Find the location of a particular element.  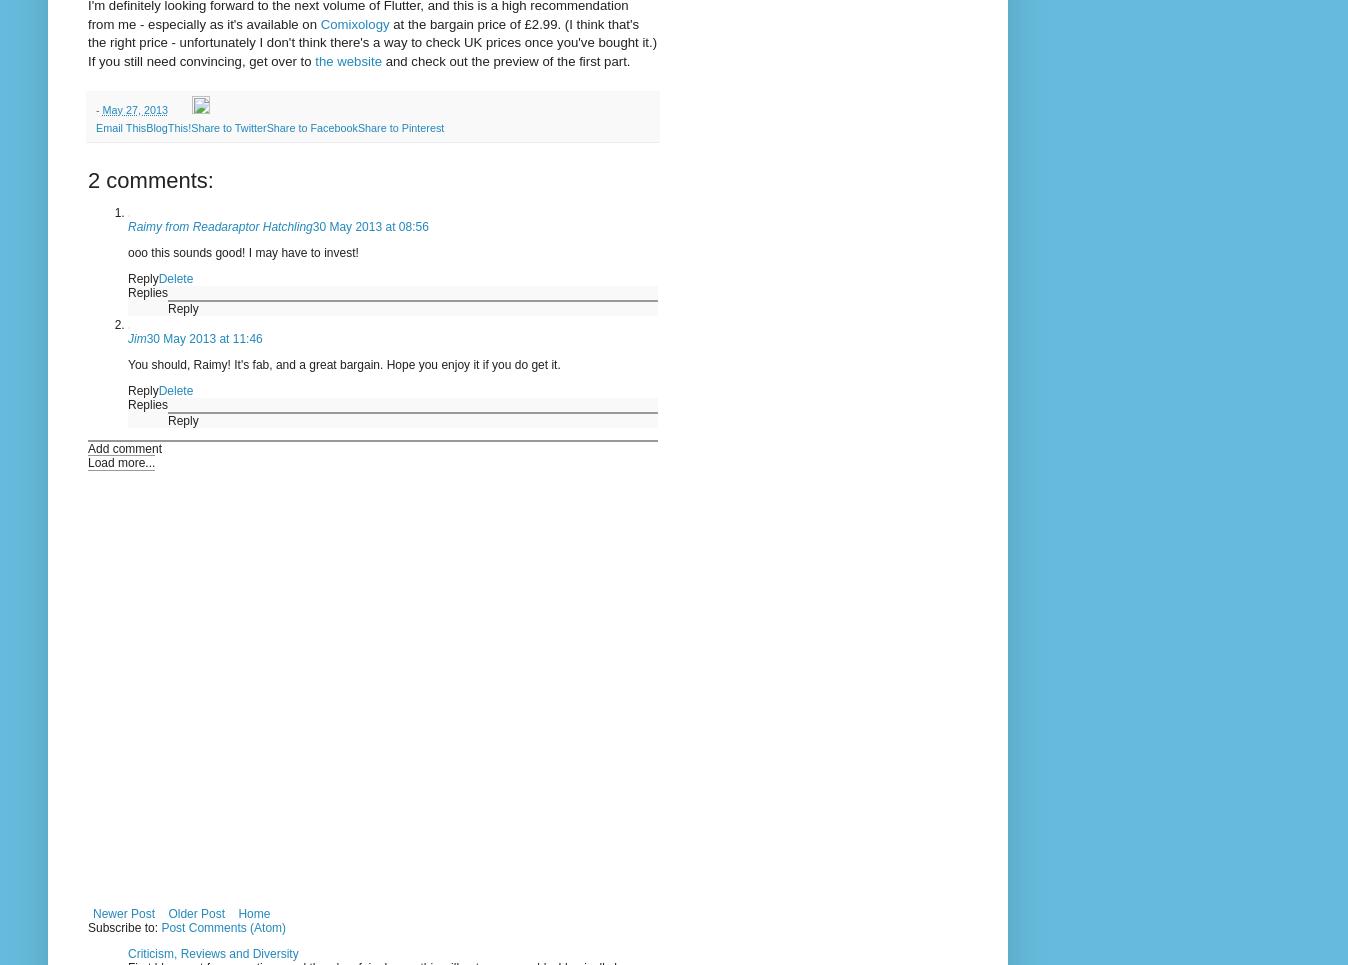

'30 May 2013 at 08:56' is located at coordinates (369, 225).